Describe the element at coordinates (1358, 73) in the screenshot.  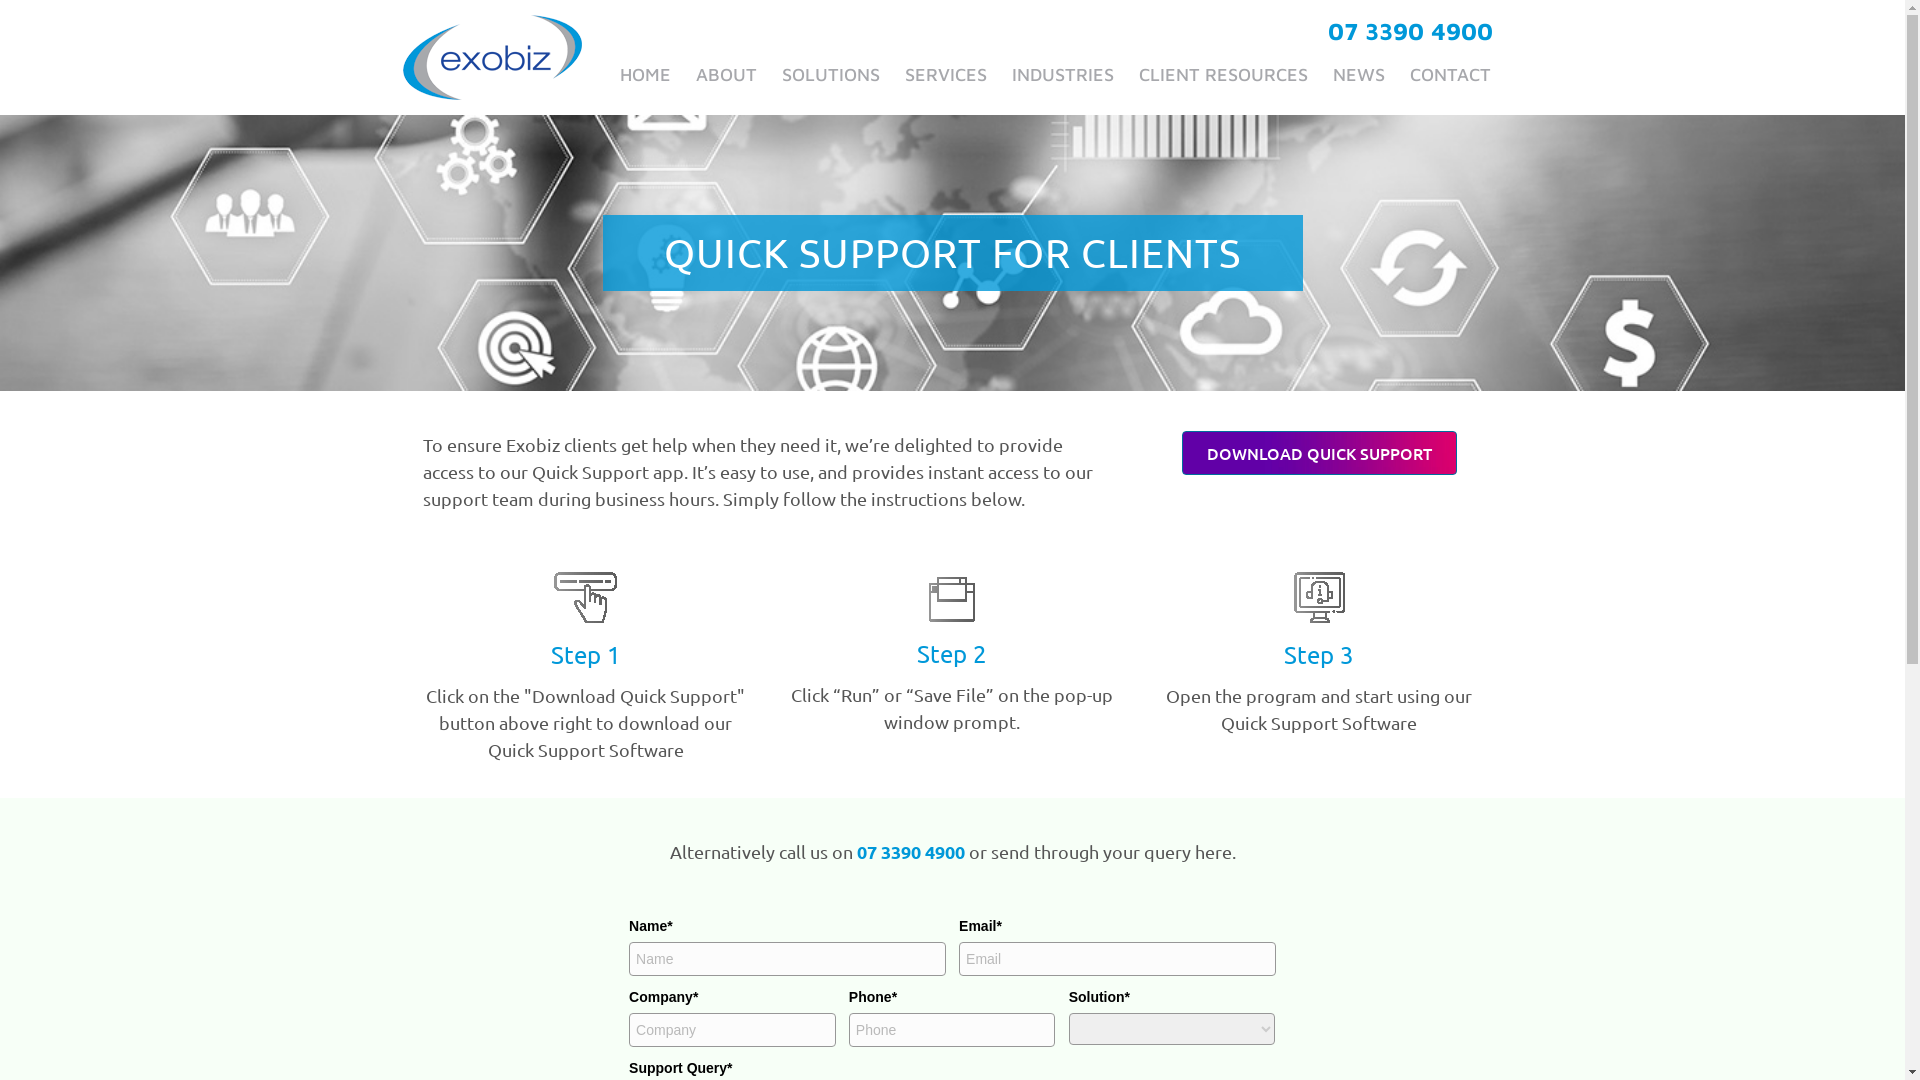
I see `'NEWS'` at that location.